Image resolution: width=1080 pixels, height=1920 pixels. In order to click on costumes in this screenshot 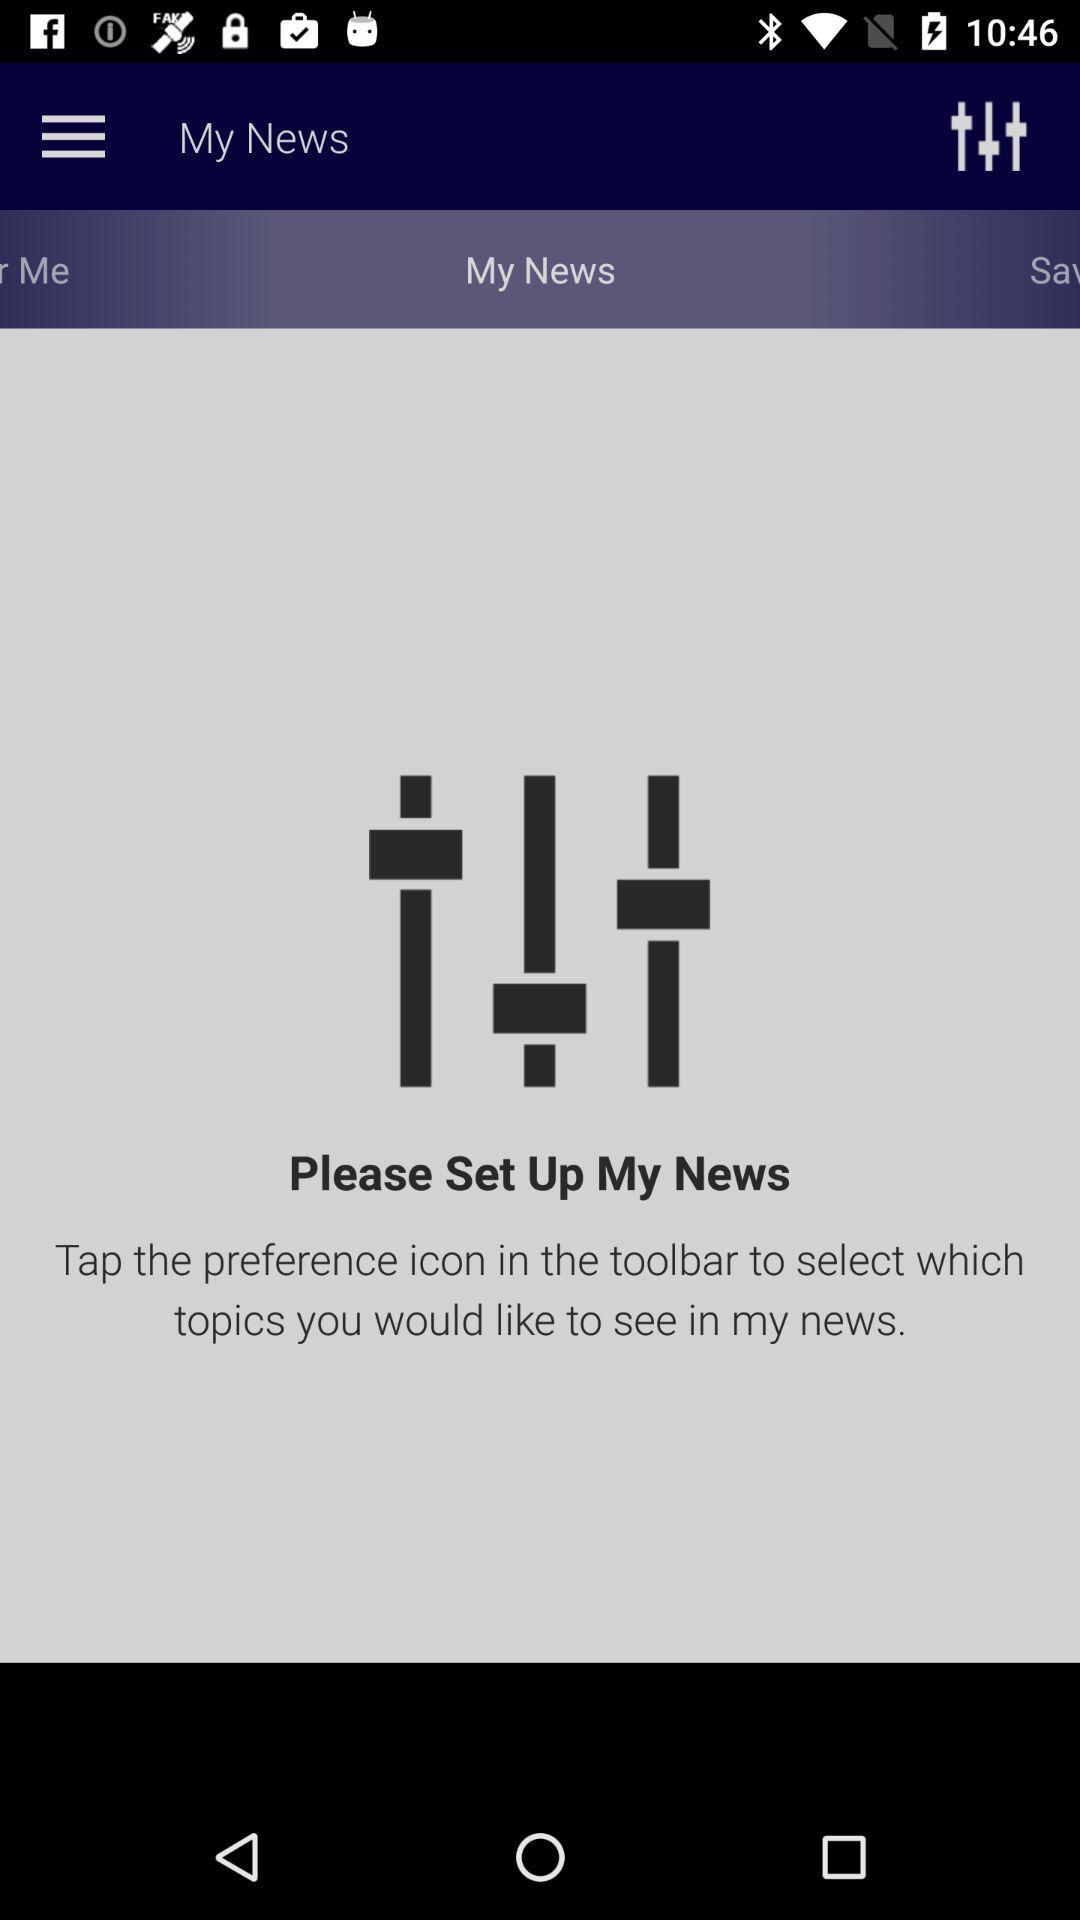, I will do `click(72, 135)`.